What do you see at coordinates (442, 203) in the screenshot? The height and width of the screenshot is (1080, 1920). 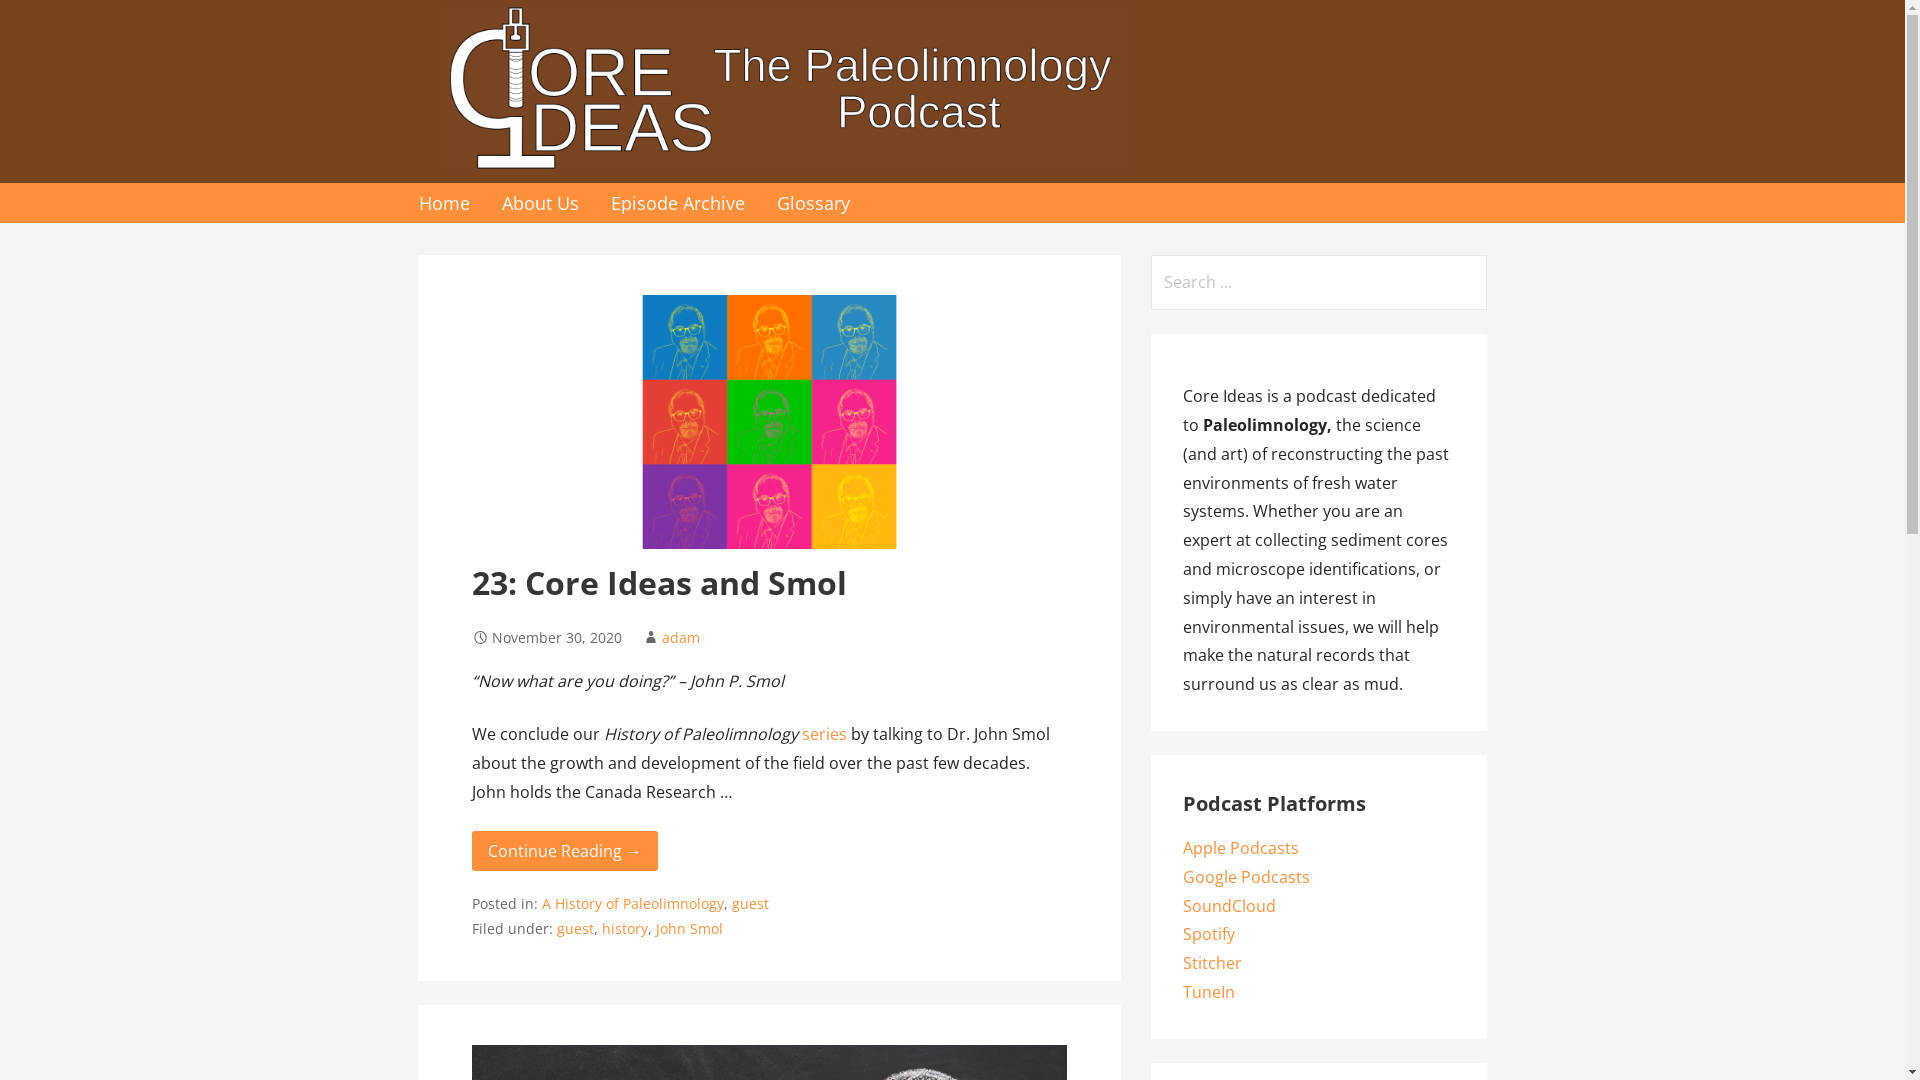 I see `'Home'` at bounding box center [442, 203].